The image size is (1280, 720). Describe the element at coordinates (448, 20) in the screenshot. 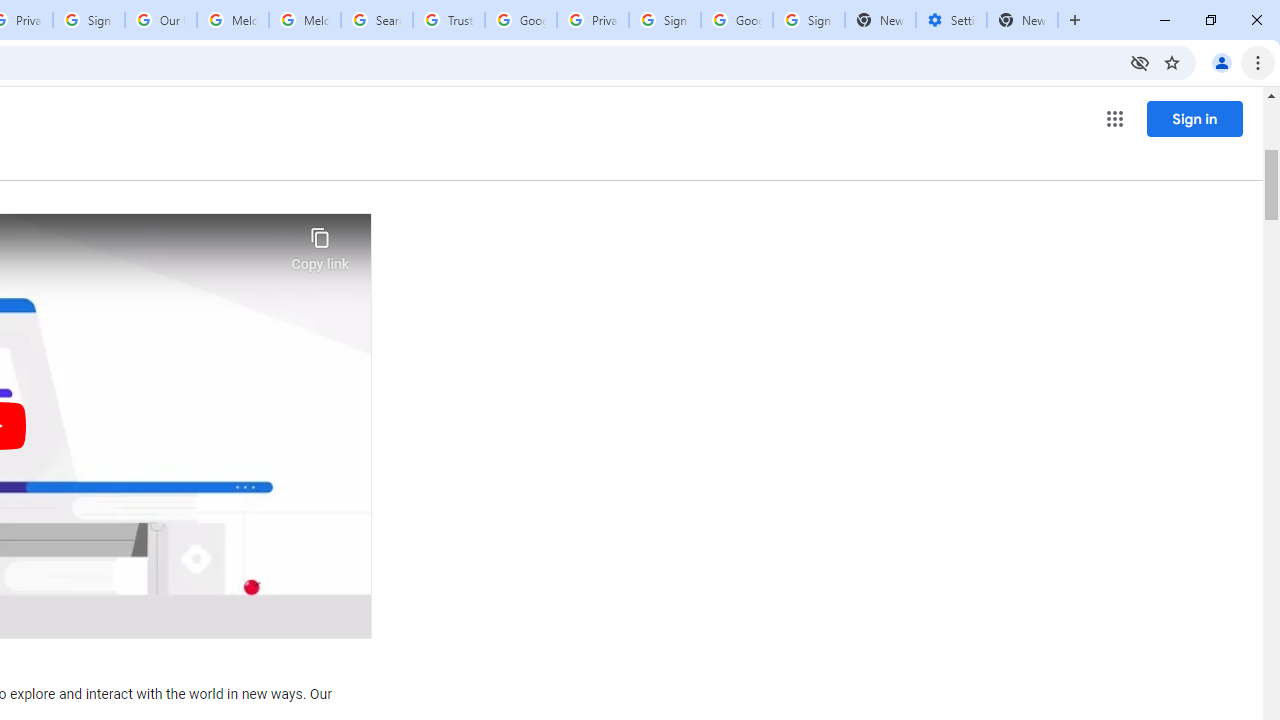

I see `'Trusted Information and Content - Google Safety Center'` at that location.